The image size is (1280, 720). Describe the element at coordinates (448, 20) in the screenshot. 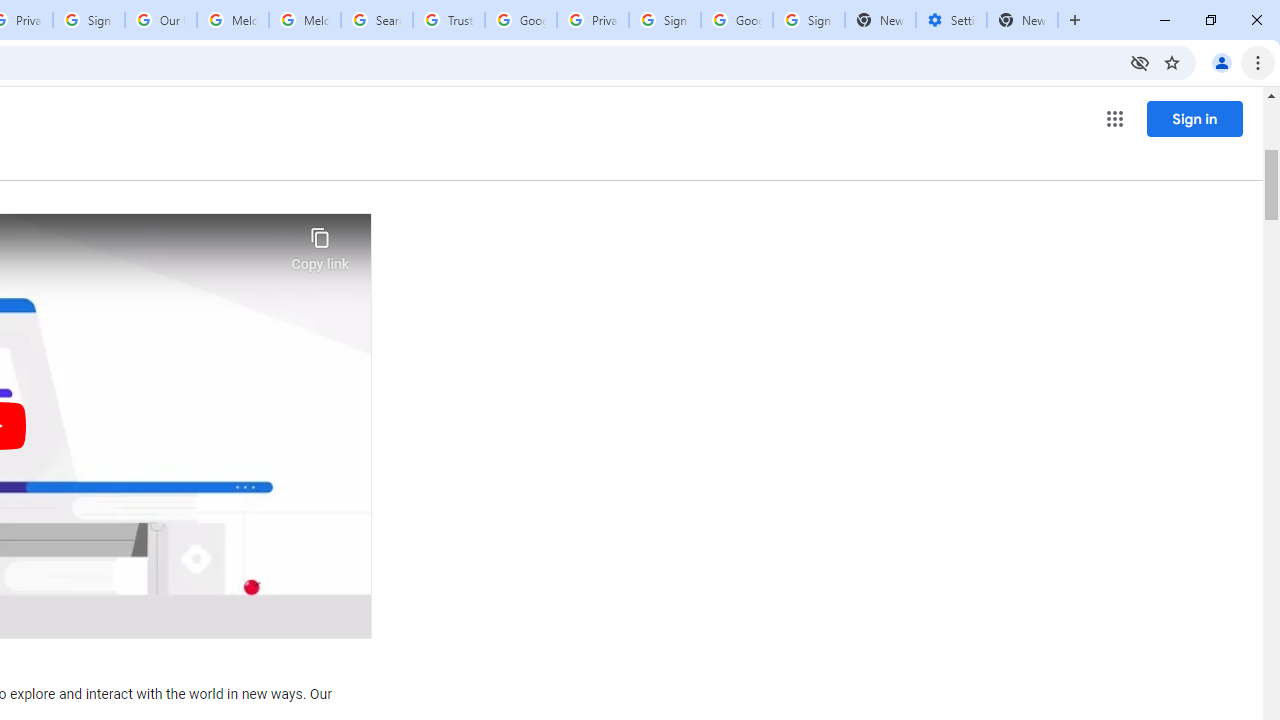

I see `'Trusted Information and Content - Google Safety Center'` at that location.